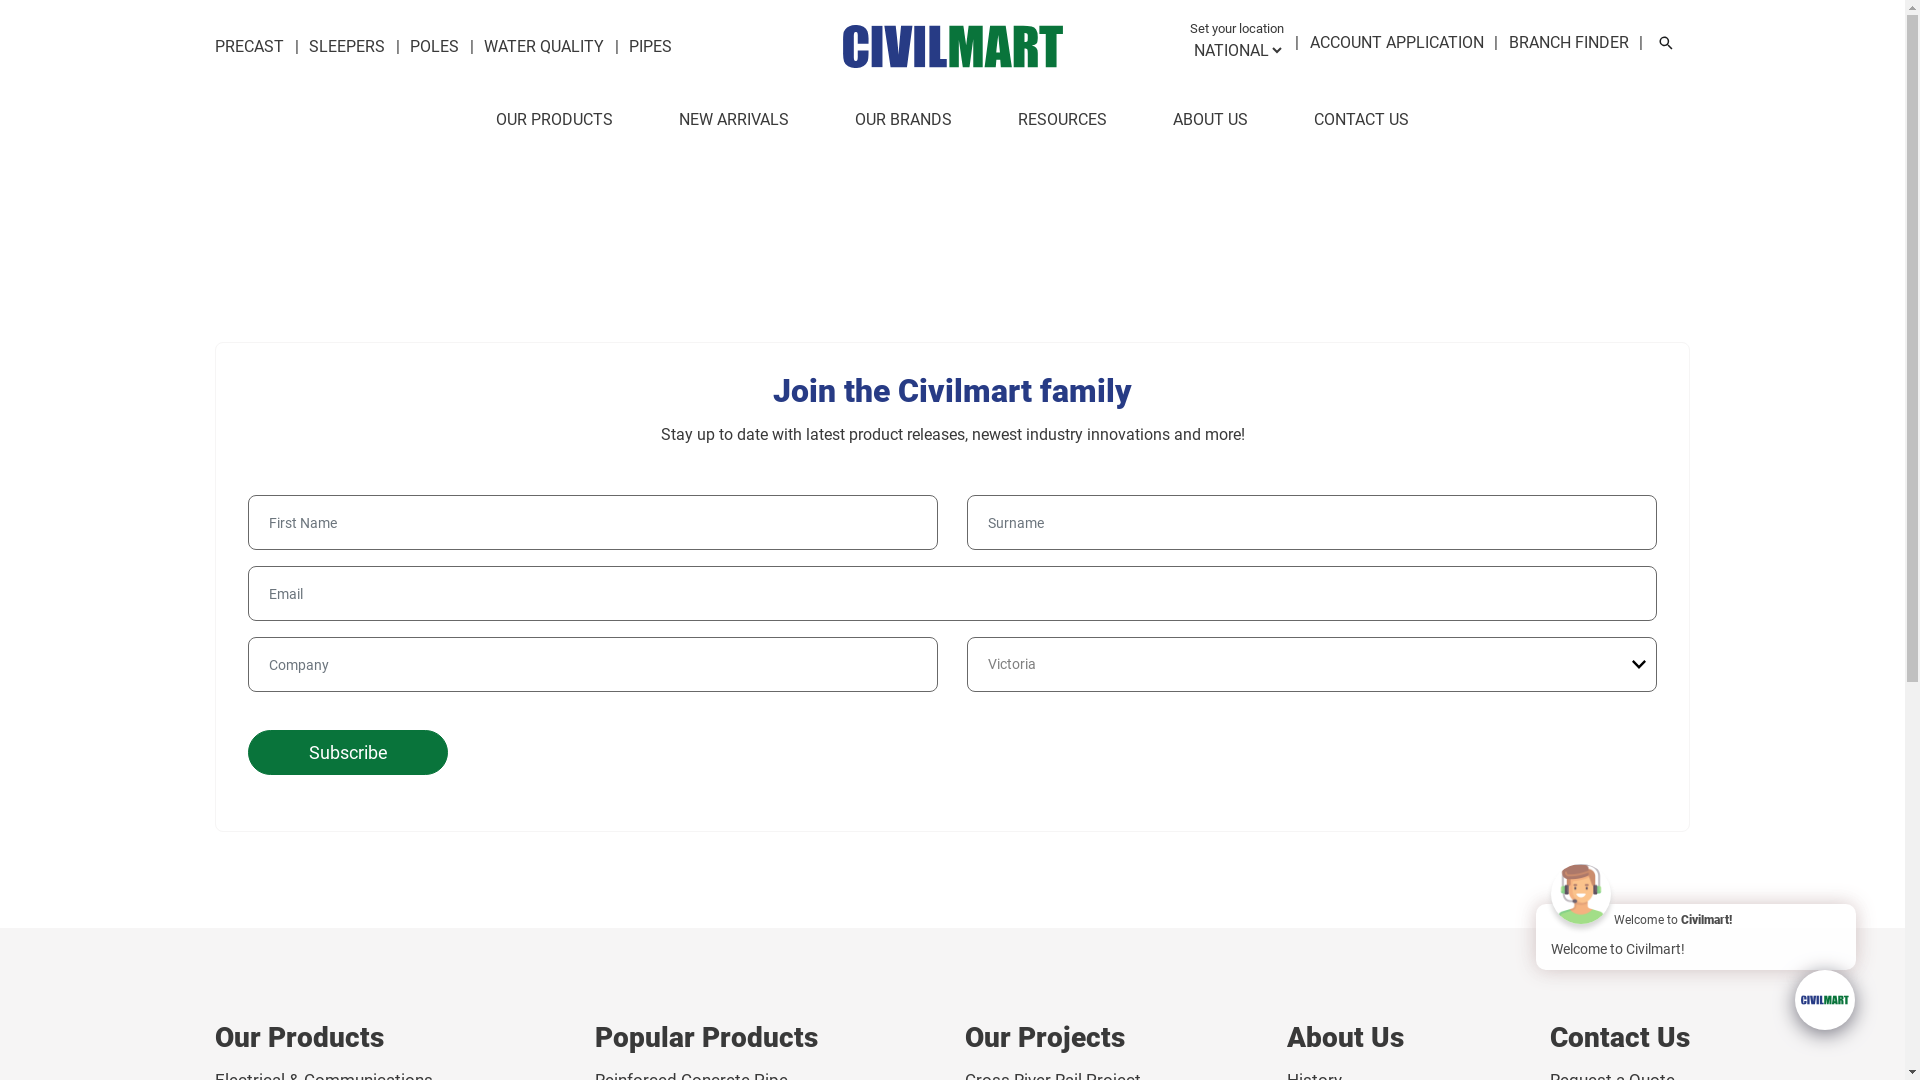  Describe the element at coordinates (1395, 42) in the screenshot. I see `'ACCOUNT APPLICATION'` at that location.